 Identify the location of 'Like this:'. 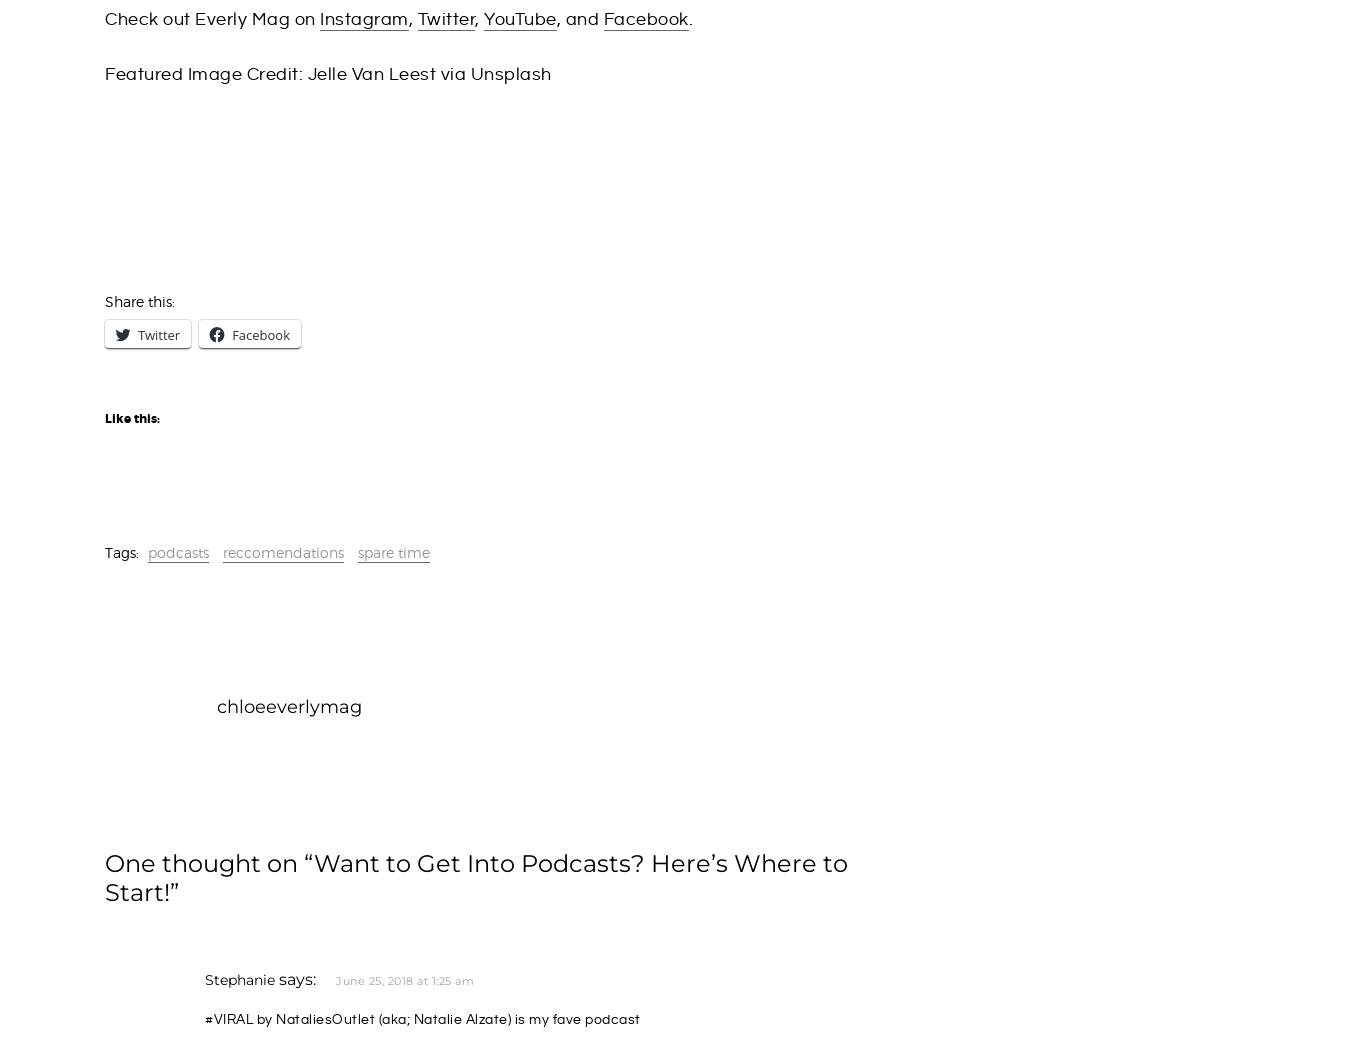
(104, 418).